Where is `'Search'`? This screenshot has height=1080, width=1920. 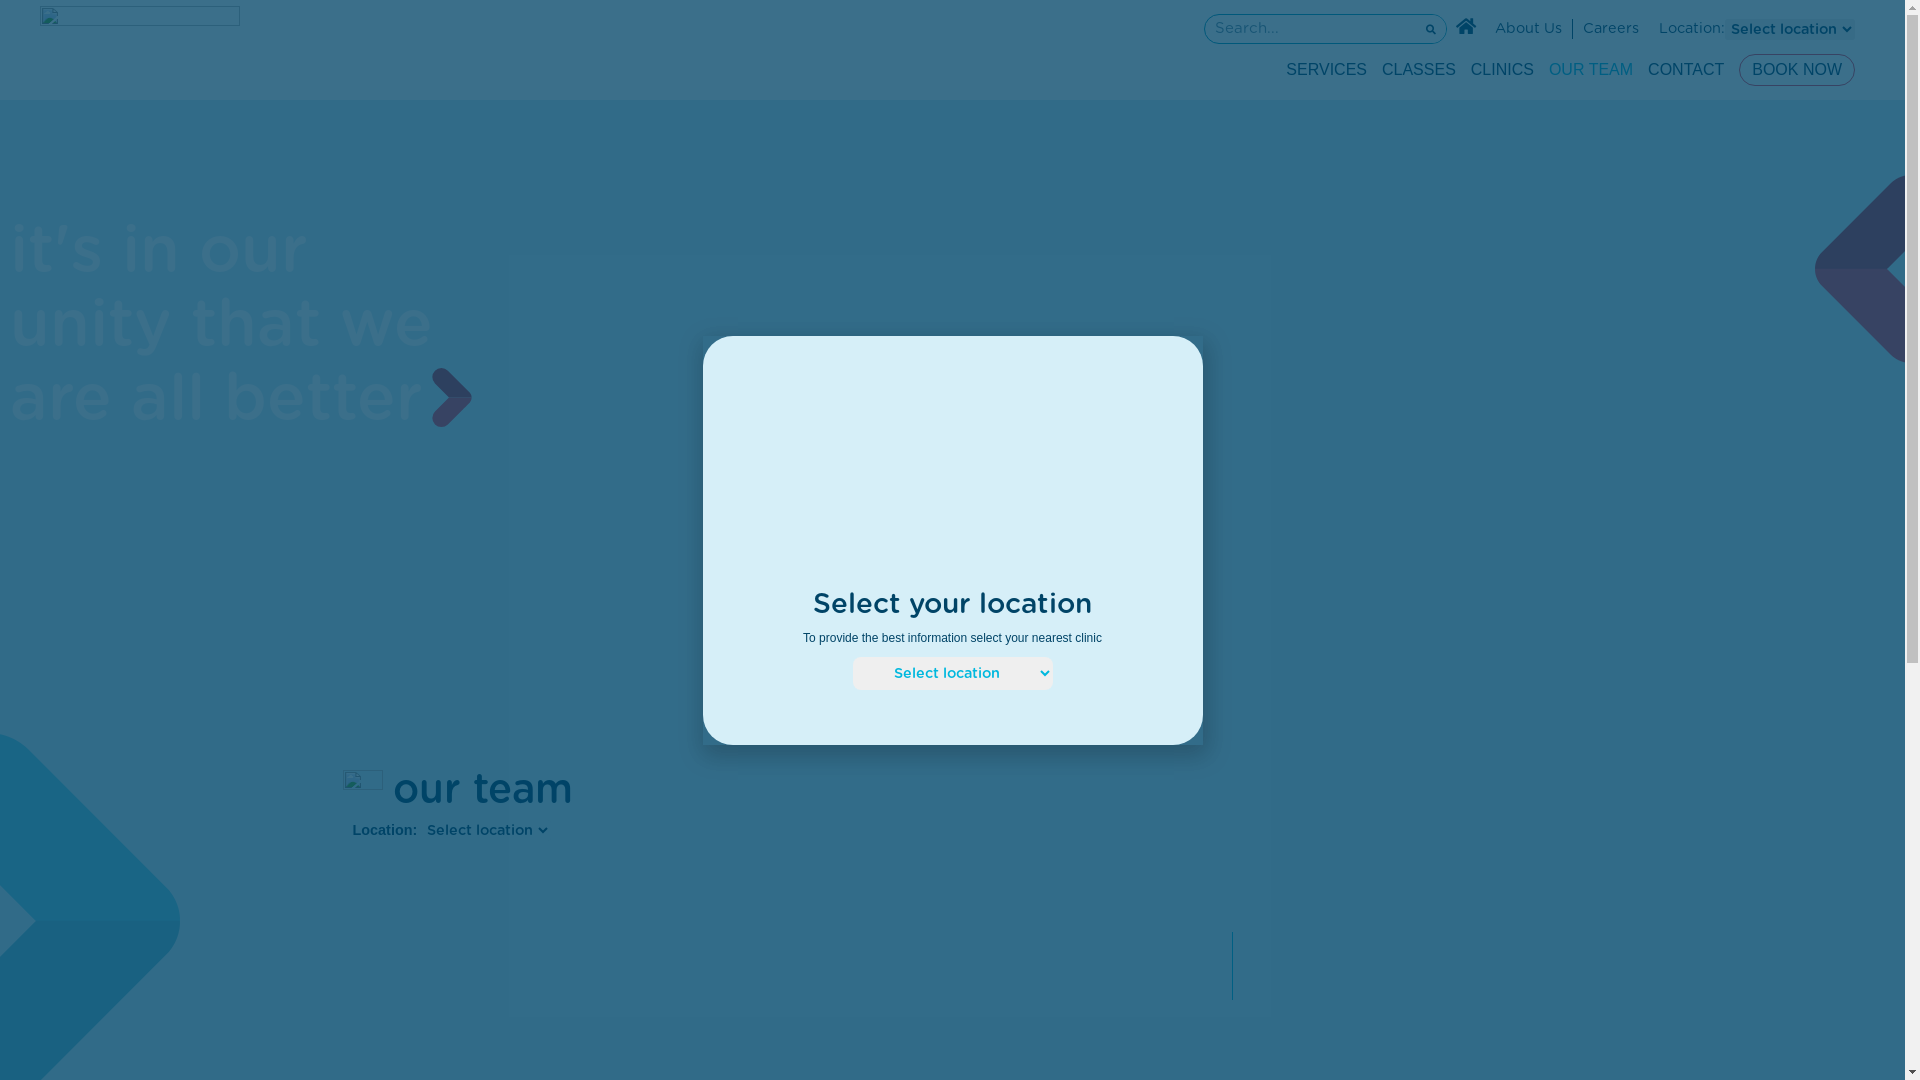 'Search' is located at coordinates (1310, 29).